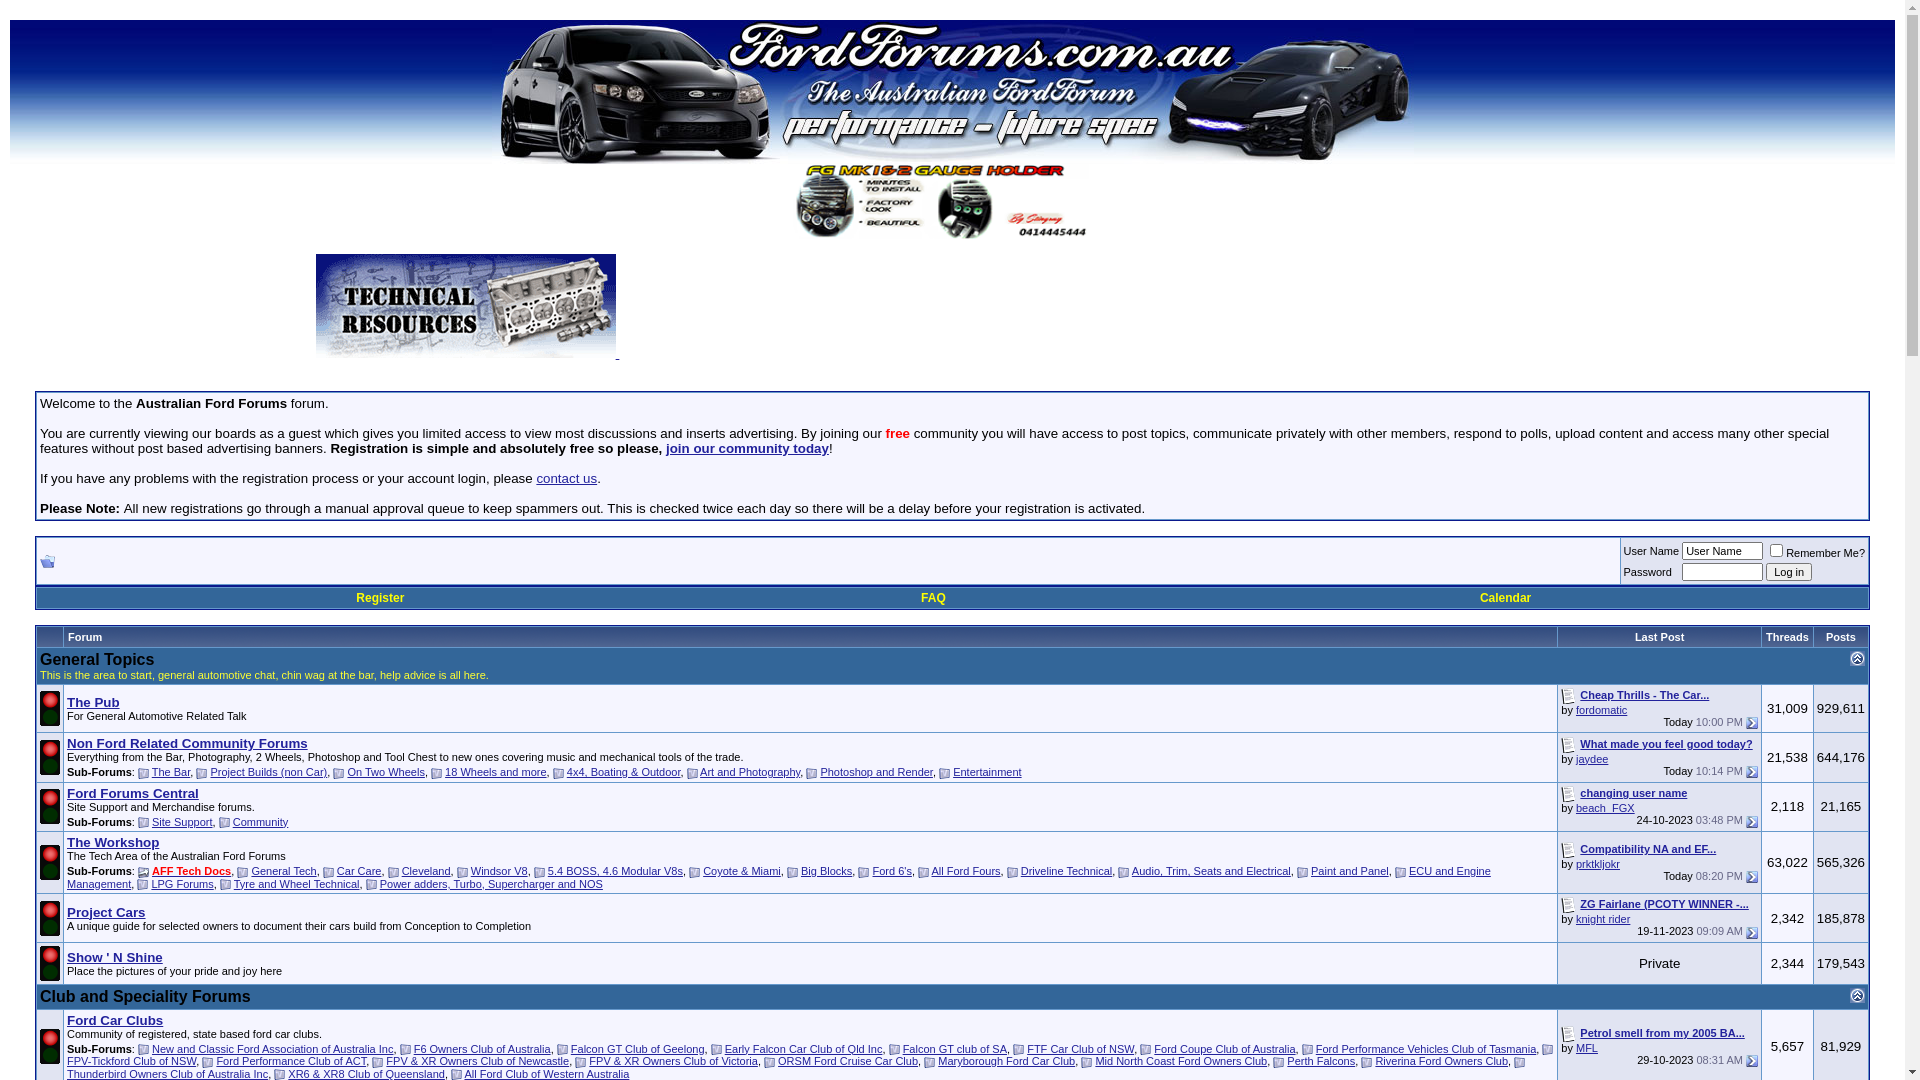  Describe the element at coordinates (425, 870) in the screenshot. I see `'Cleveland'` at that location.